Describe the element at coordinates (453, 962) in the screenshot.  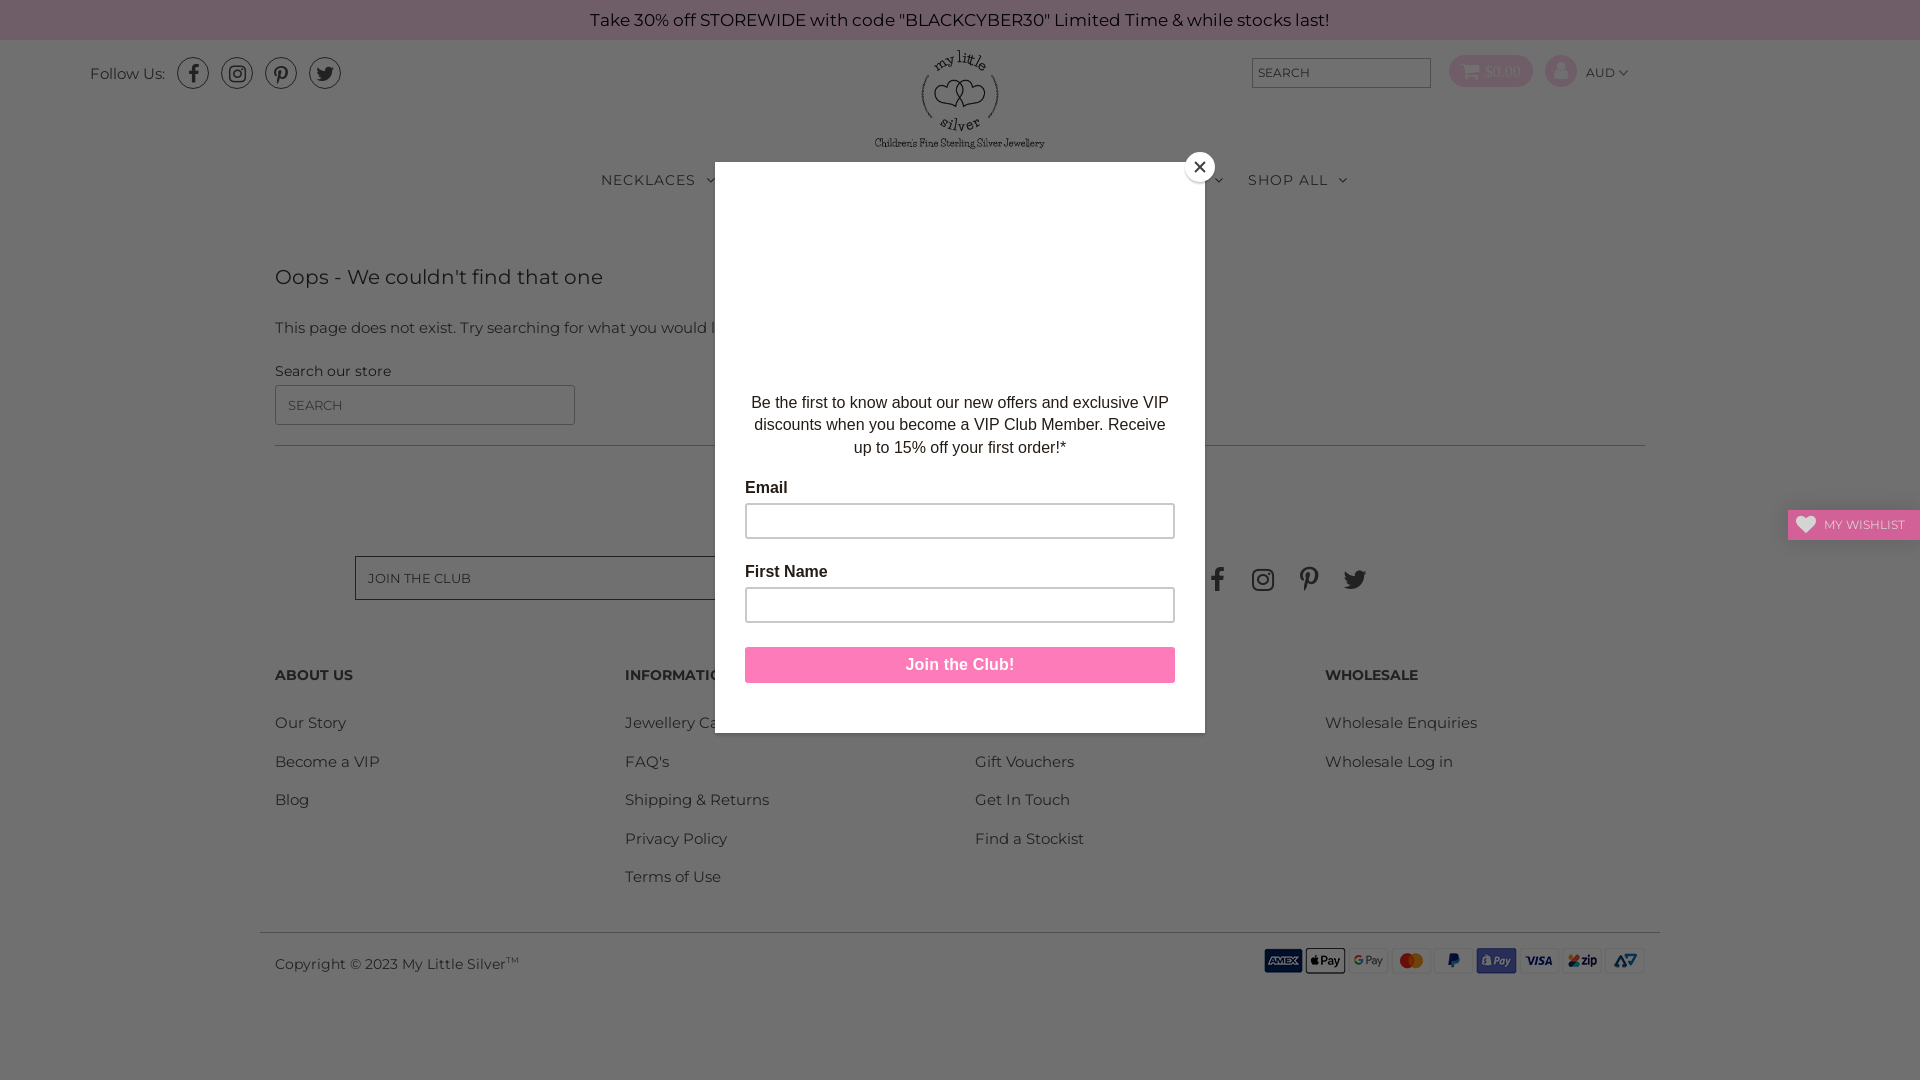
I see `'My Little Silver'` at that location.